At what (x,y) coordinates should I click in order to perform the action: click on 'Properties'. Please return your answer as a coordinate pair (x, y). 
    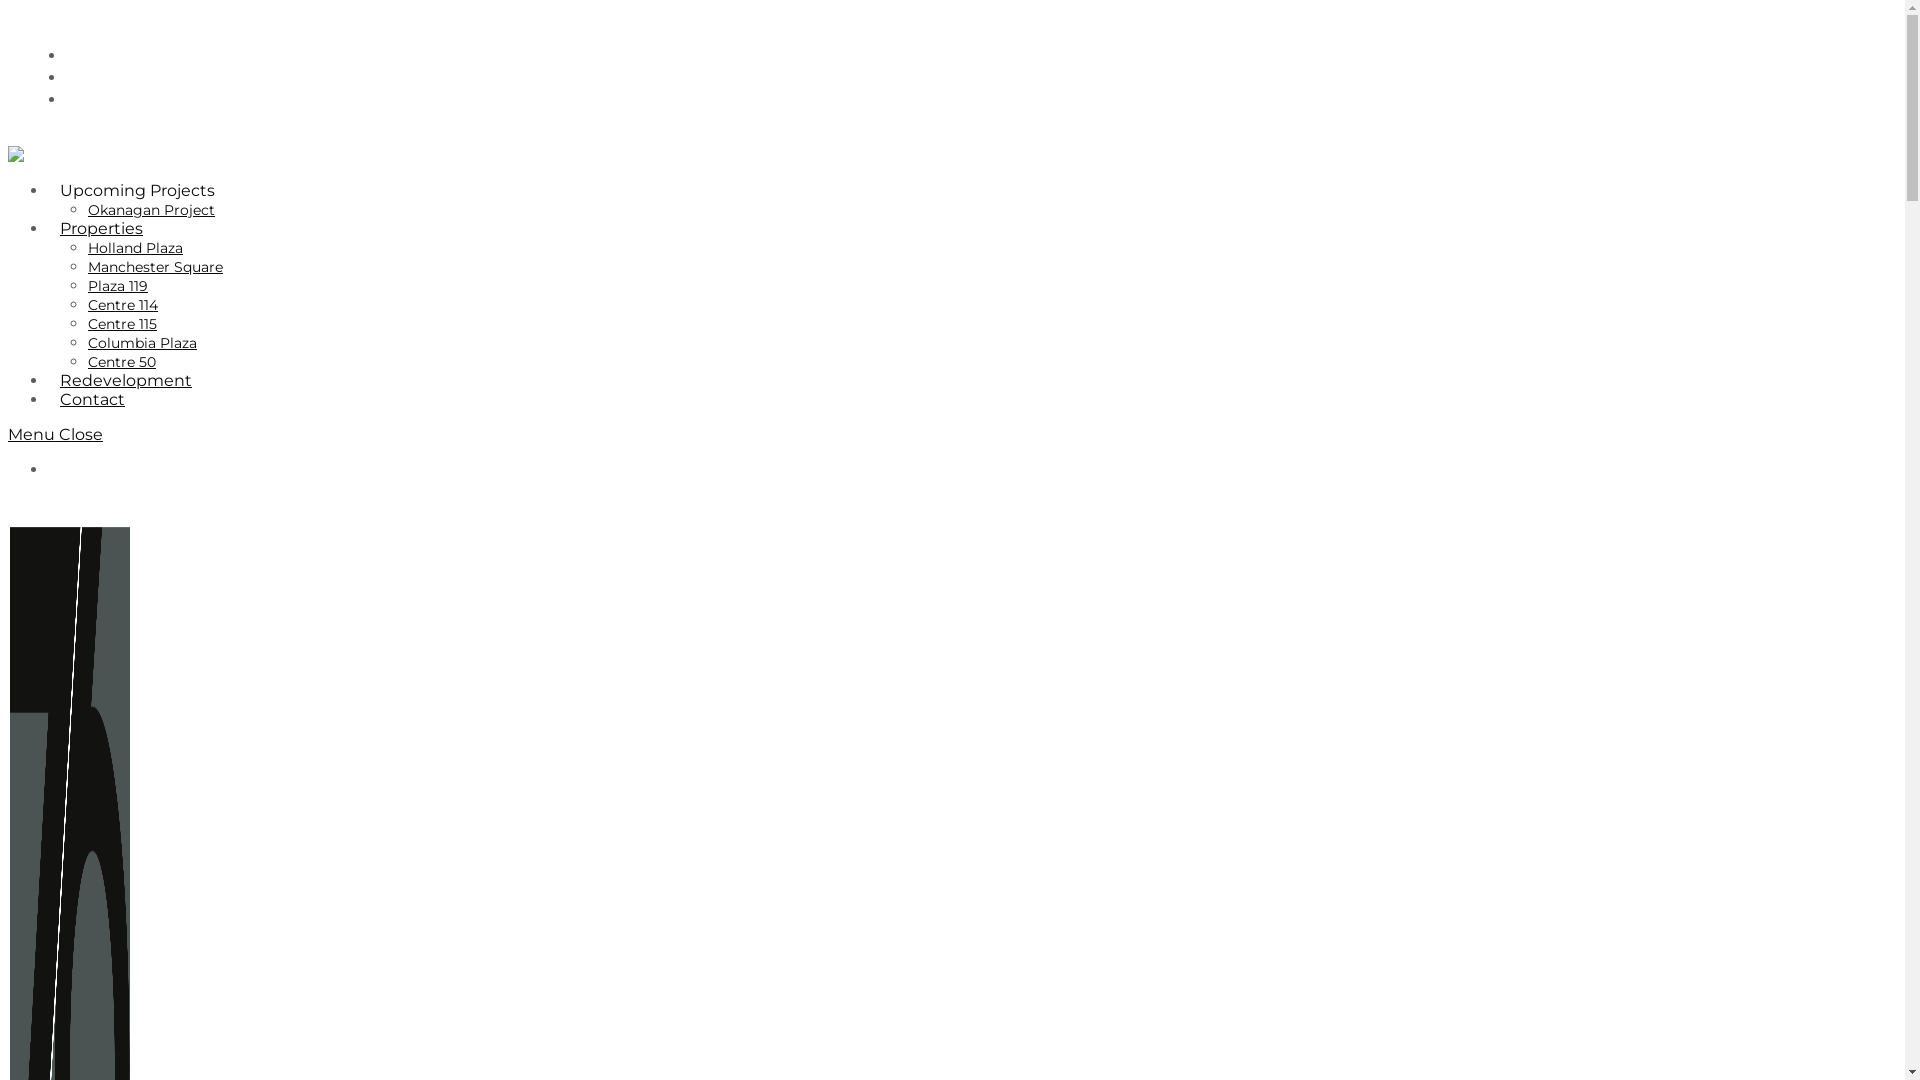
    Looking at the image, I should click on (100, 227).